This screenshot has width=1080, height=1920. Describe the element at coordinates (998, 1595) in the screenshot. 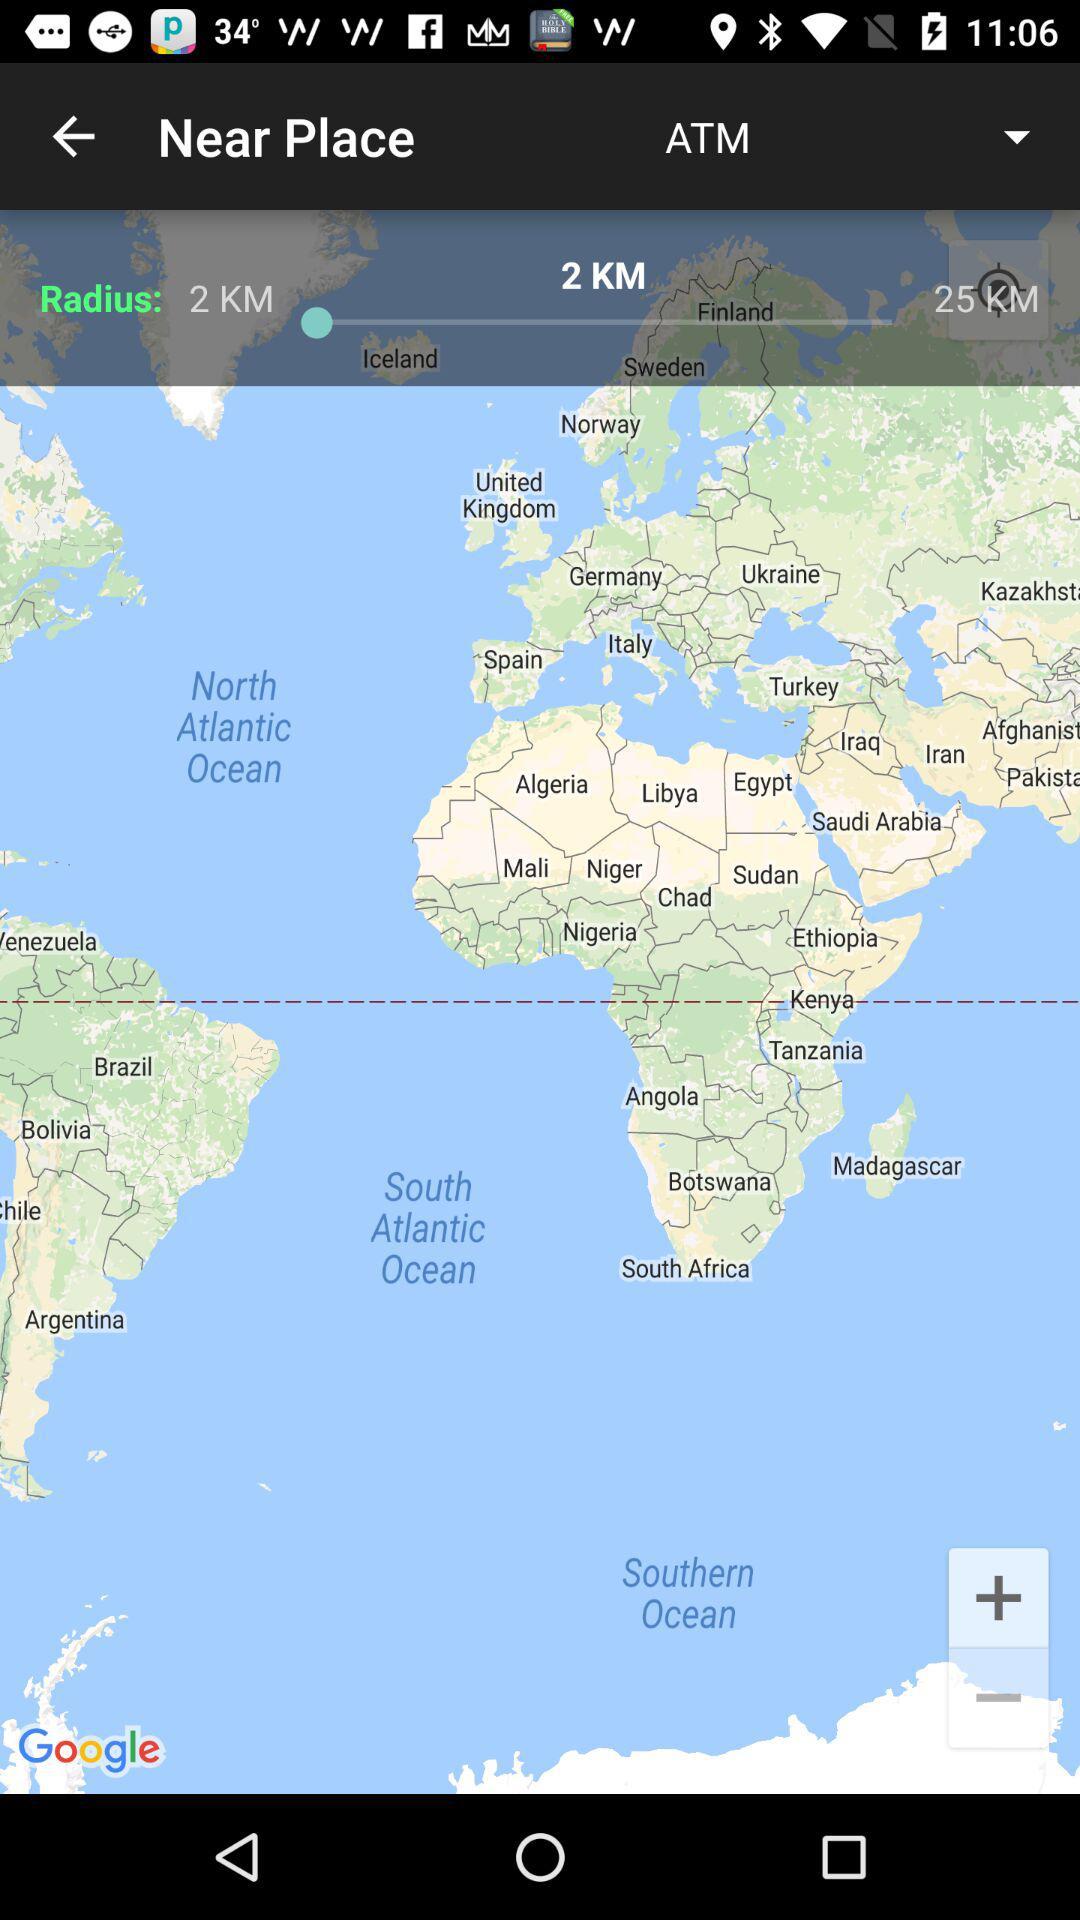

I see `the add icon` at that location.